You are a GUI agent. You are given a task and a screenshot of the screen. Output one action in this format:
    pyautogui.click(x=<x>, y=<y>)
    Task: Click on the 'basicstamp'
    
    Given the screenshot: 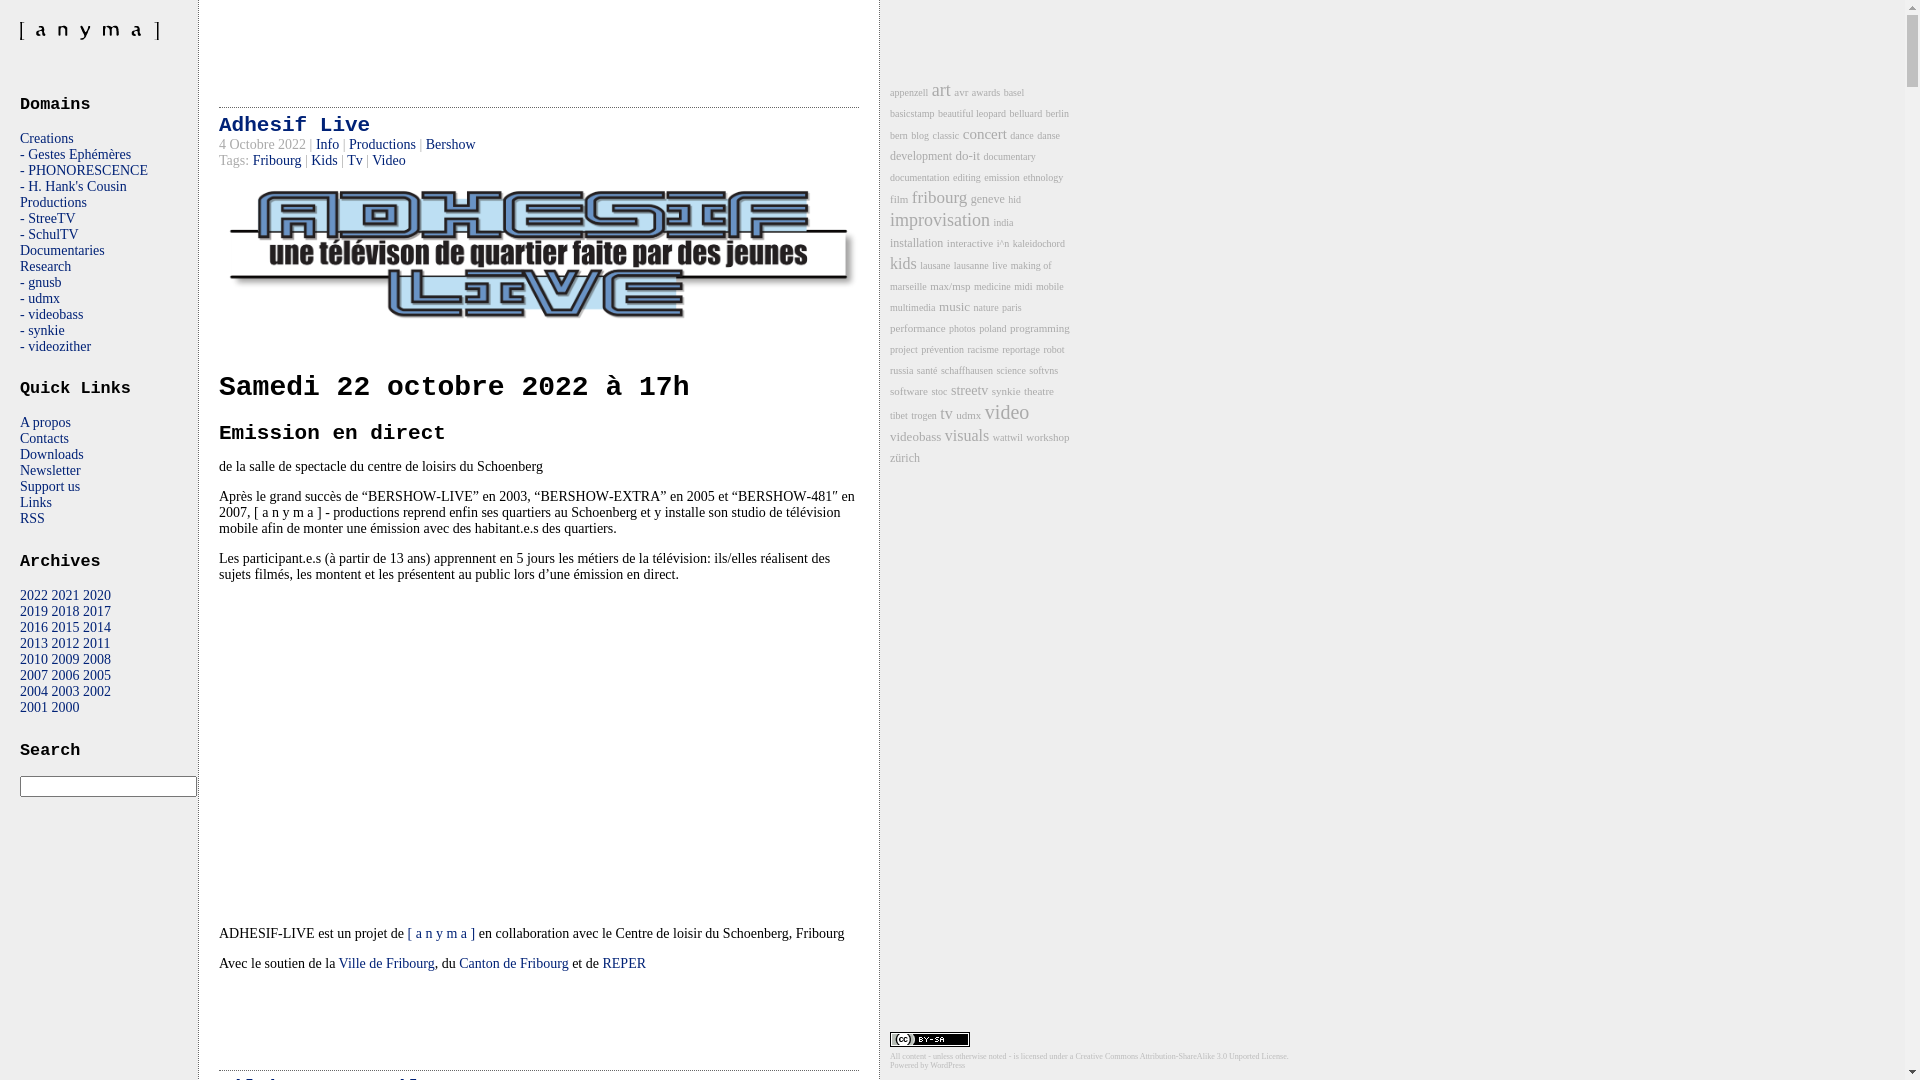 What is the action you would take?
    pyautogui.click(x=911, y=113)
    